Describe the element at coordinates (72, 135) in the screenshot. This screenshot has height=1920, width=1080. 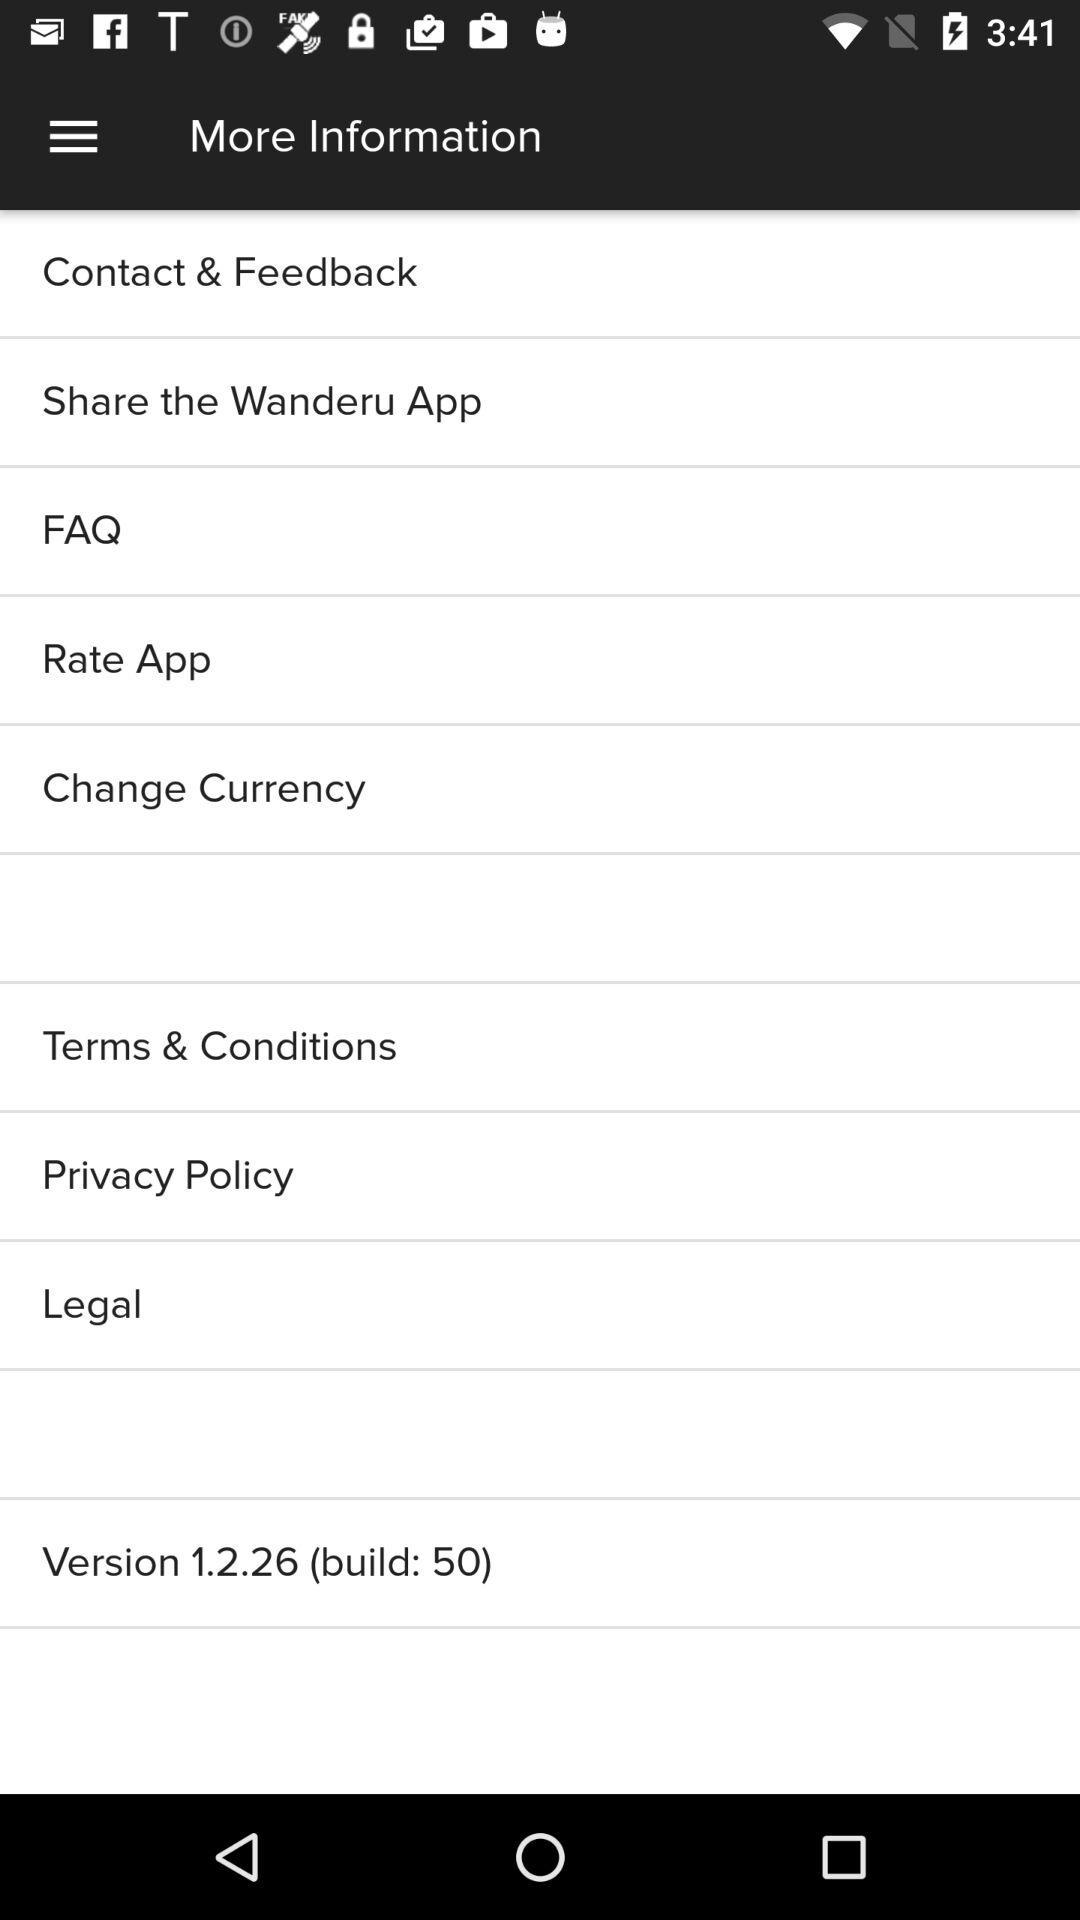
I see `item next to the more information` at that location.